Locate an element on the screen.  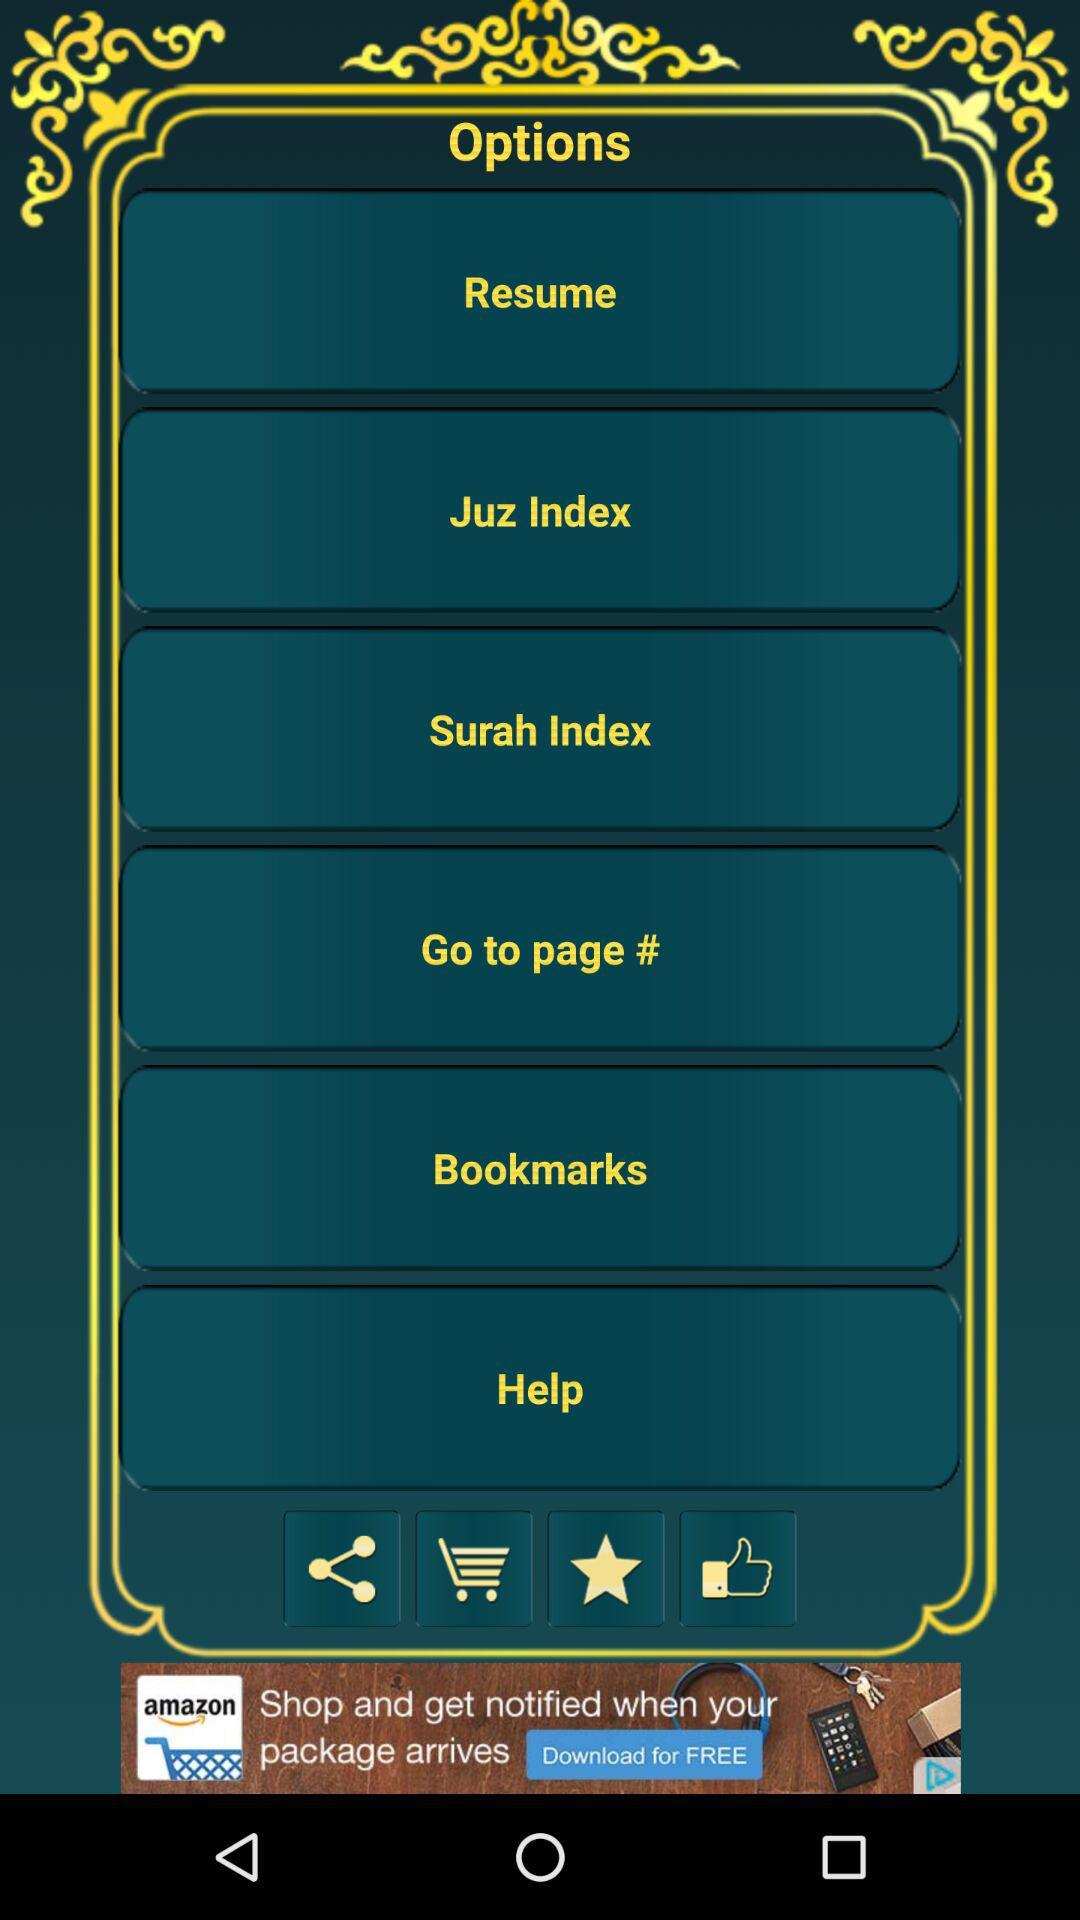
the share icon is located at coordinates (341, 1679).